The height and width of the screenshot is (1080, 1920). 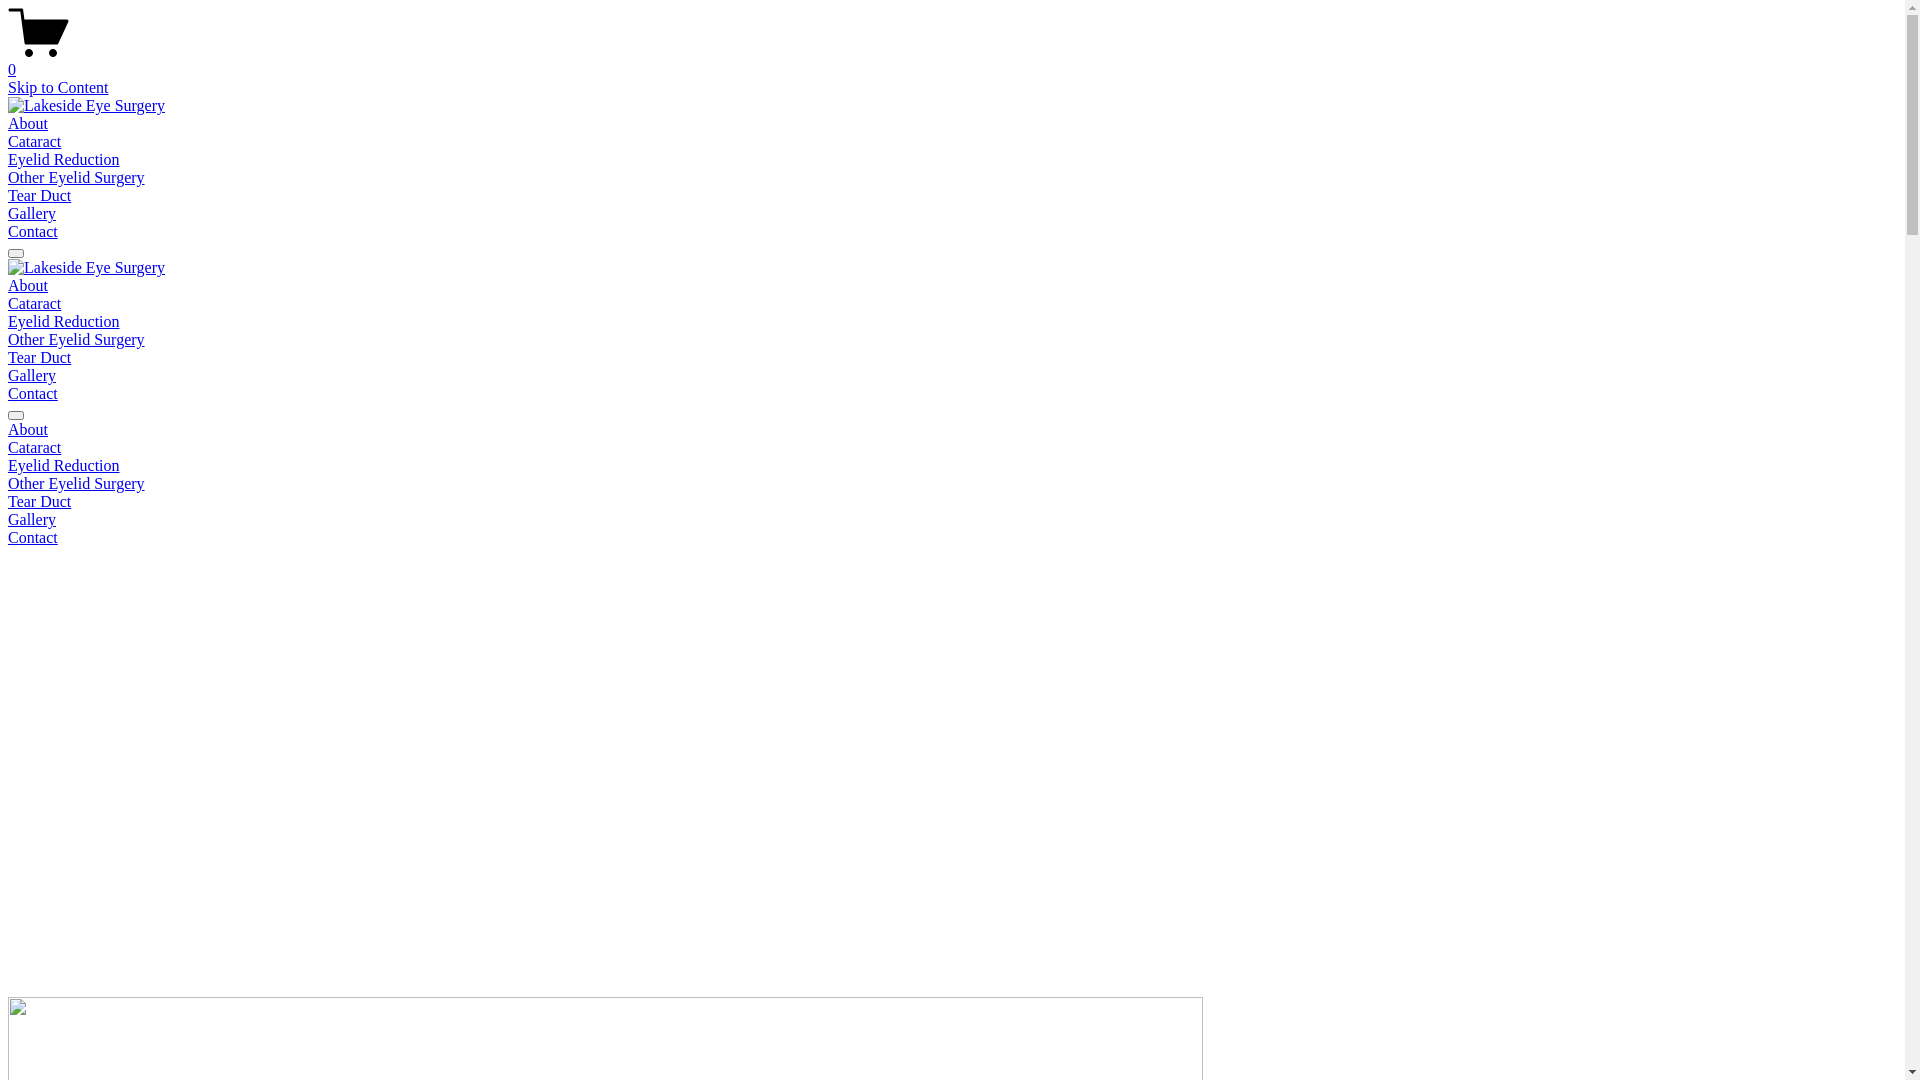 What do you see at coordinates (951, 446) in the screenshot?
I see `'Cataract'` at bounding box center [951, 446].